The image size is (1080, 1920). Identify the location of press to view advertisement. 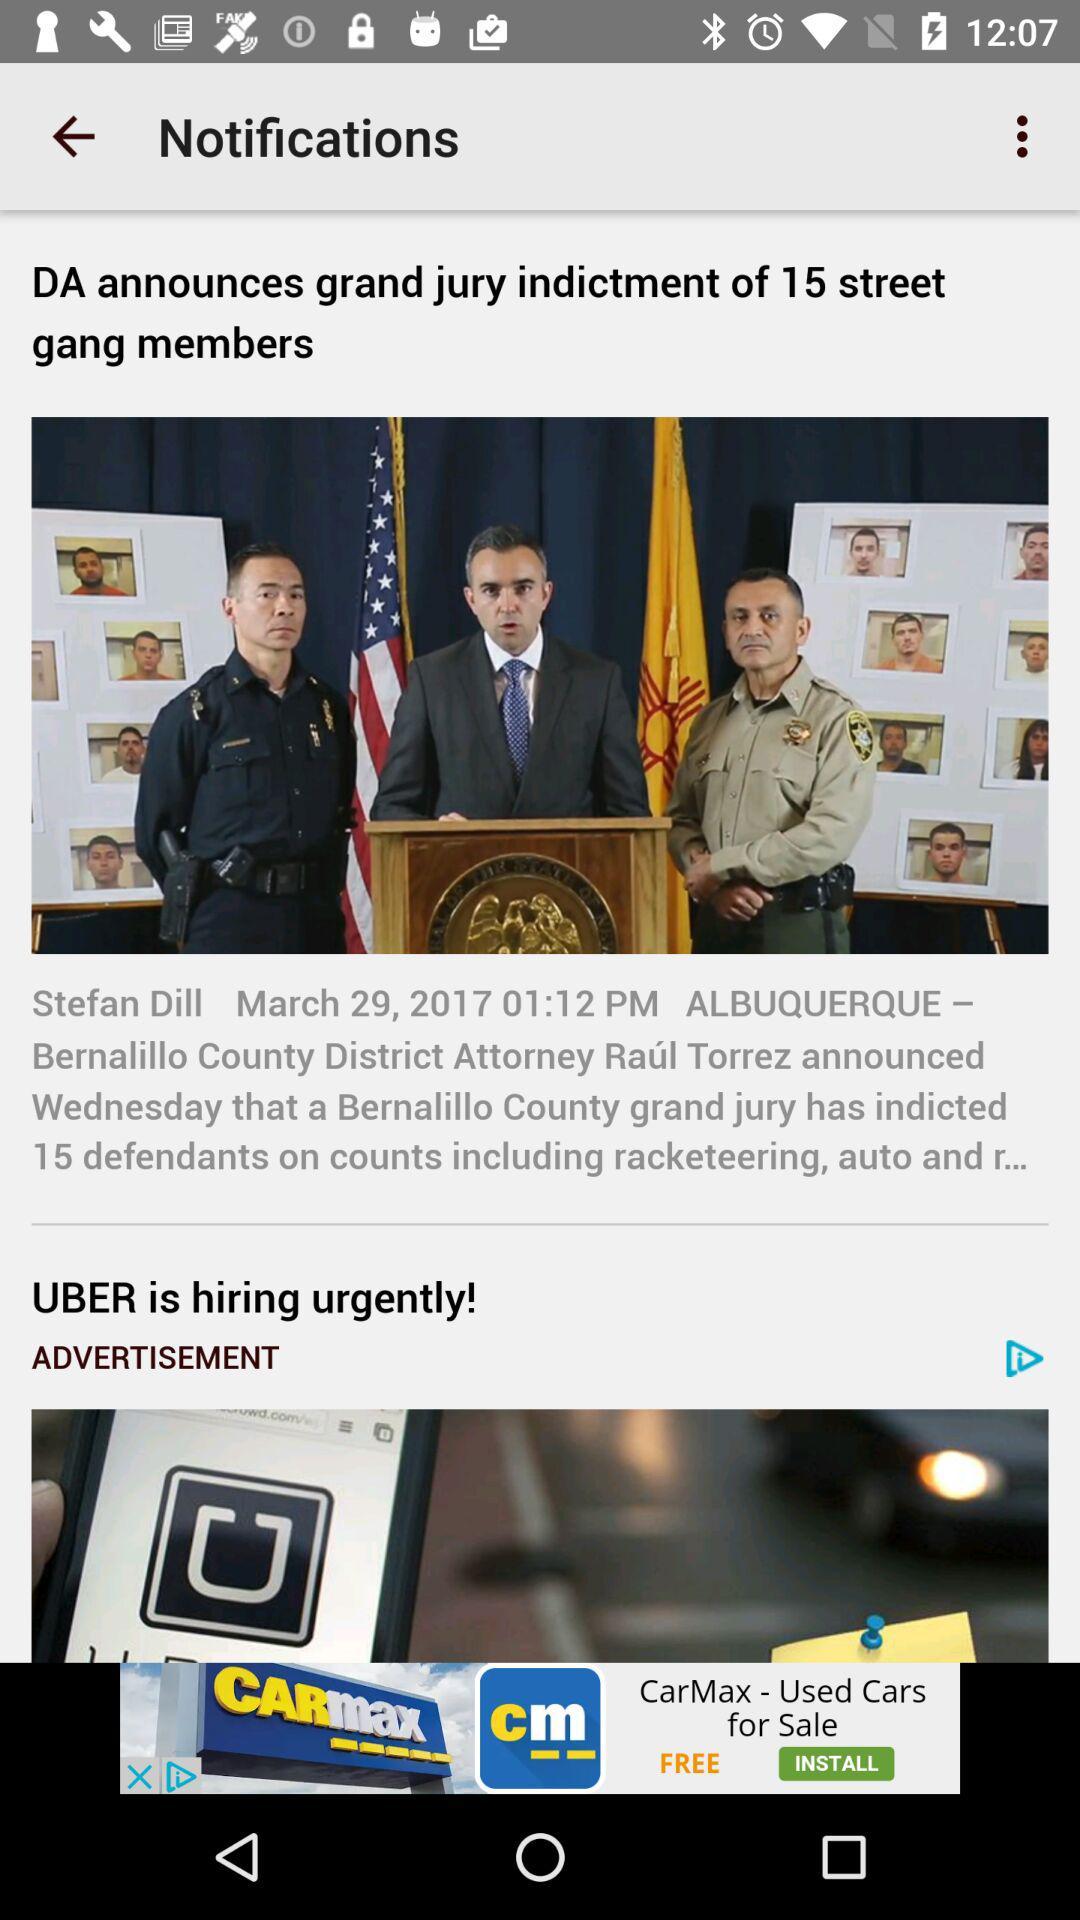
(540, 1727).